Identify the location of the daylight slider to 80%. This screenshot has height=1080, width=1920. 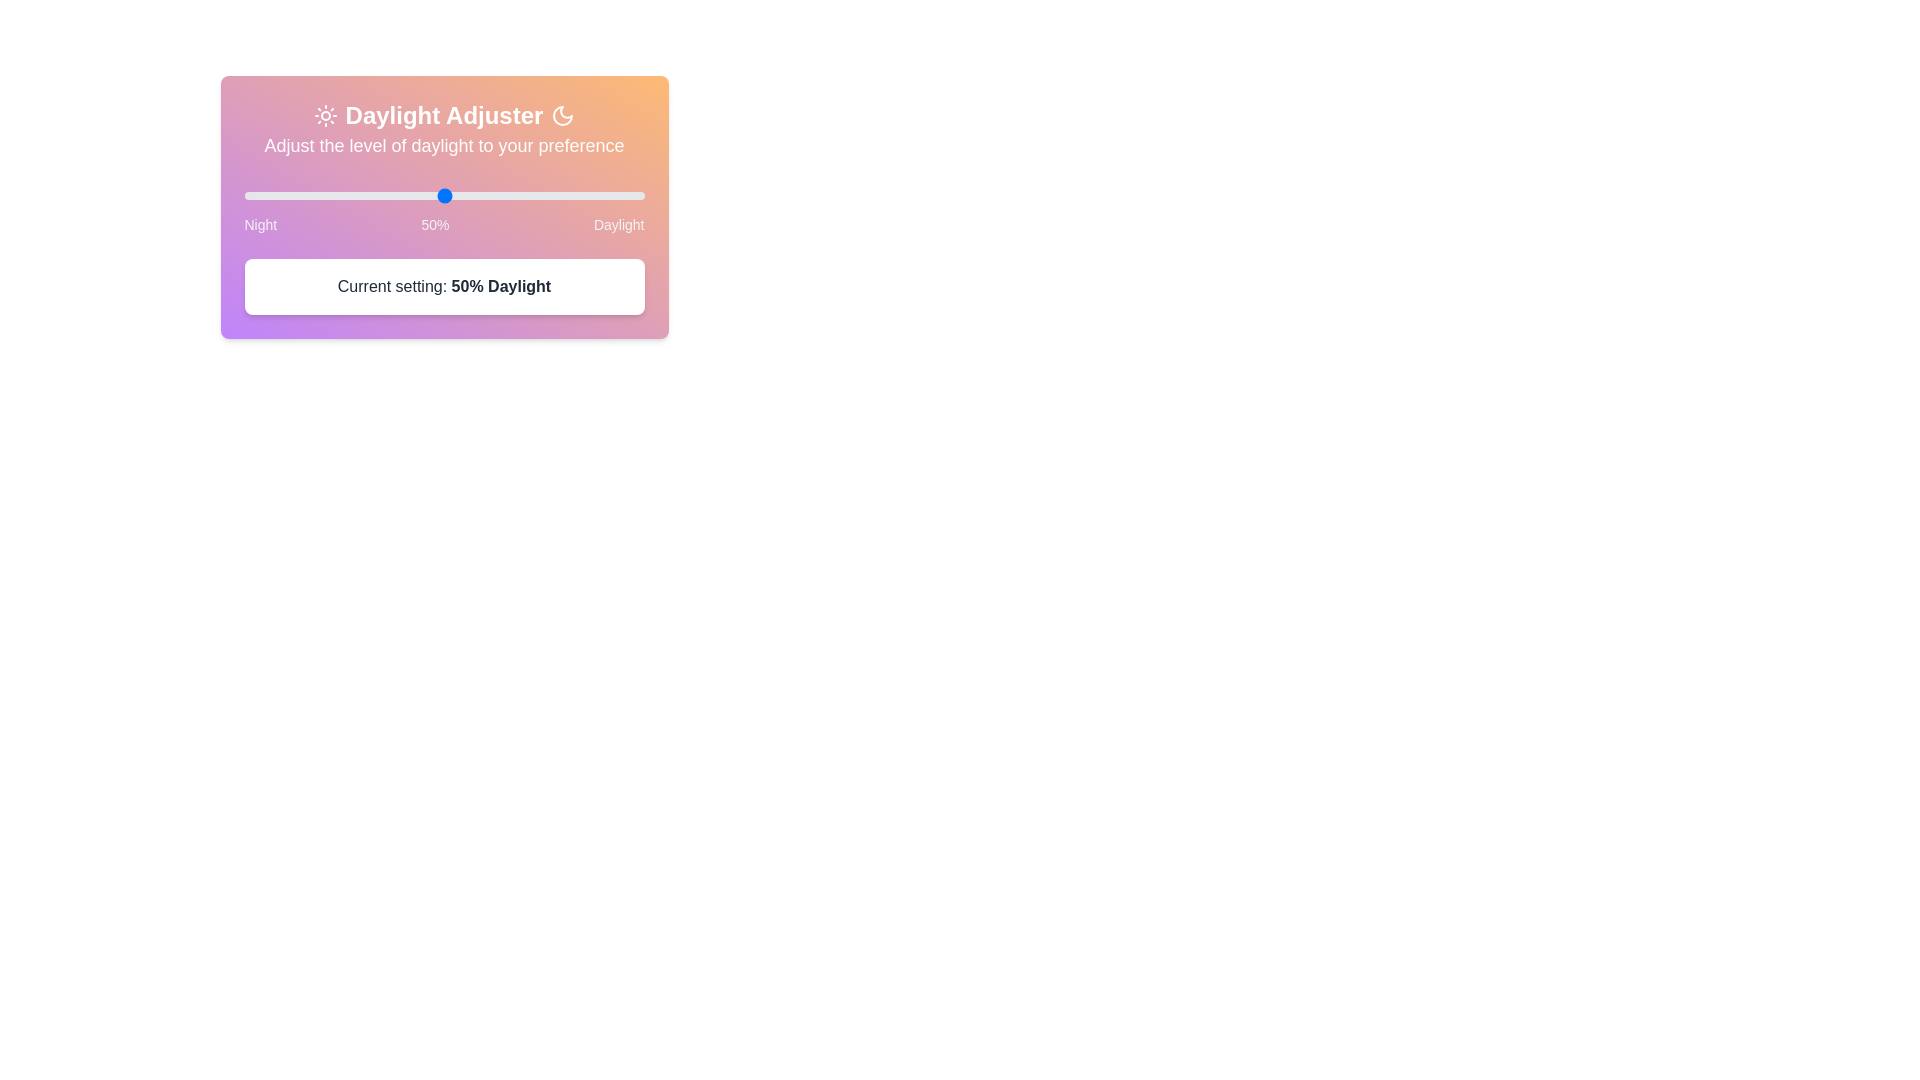
(563, 196).